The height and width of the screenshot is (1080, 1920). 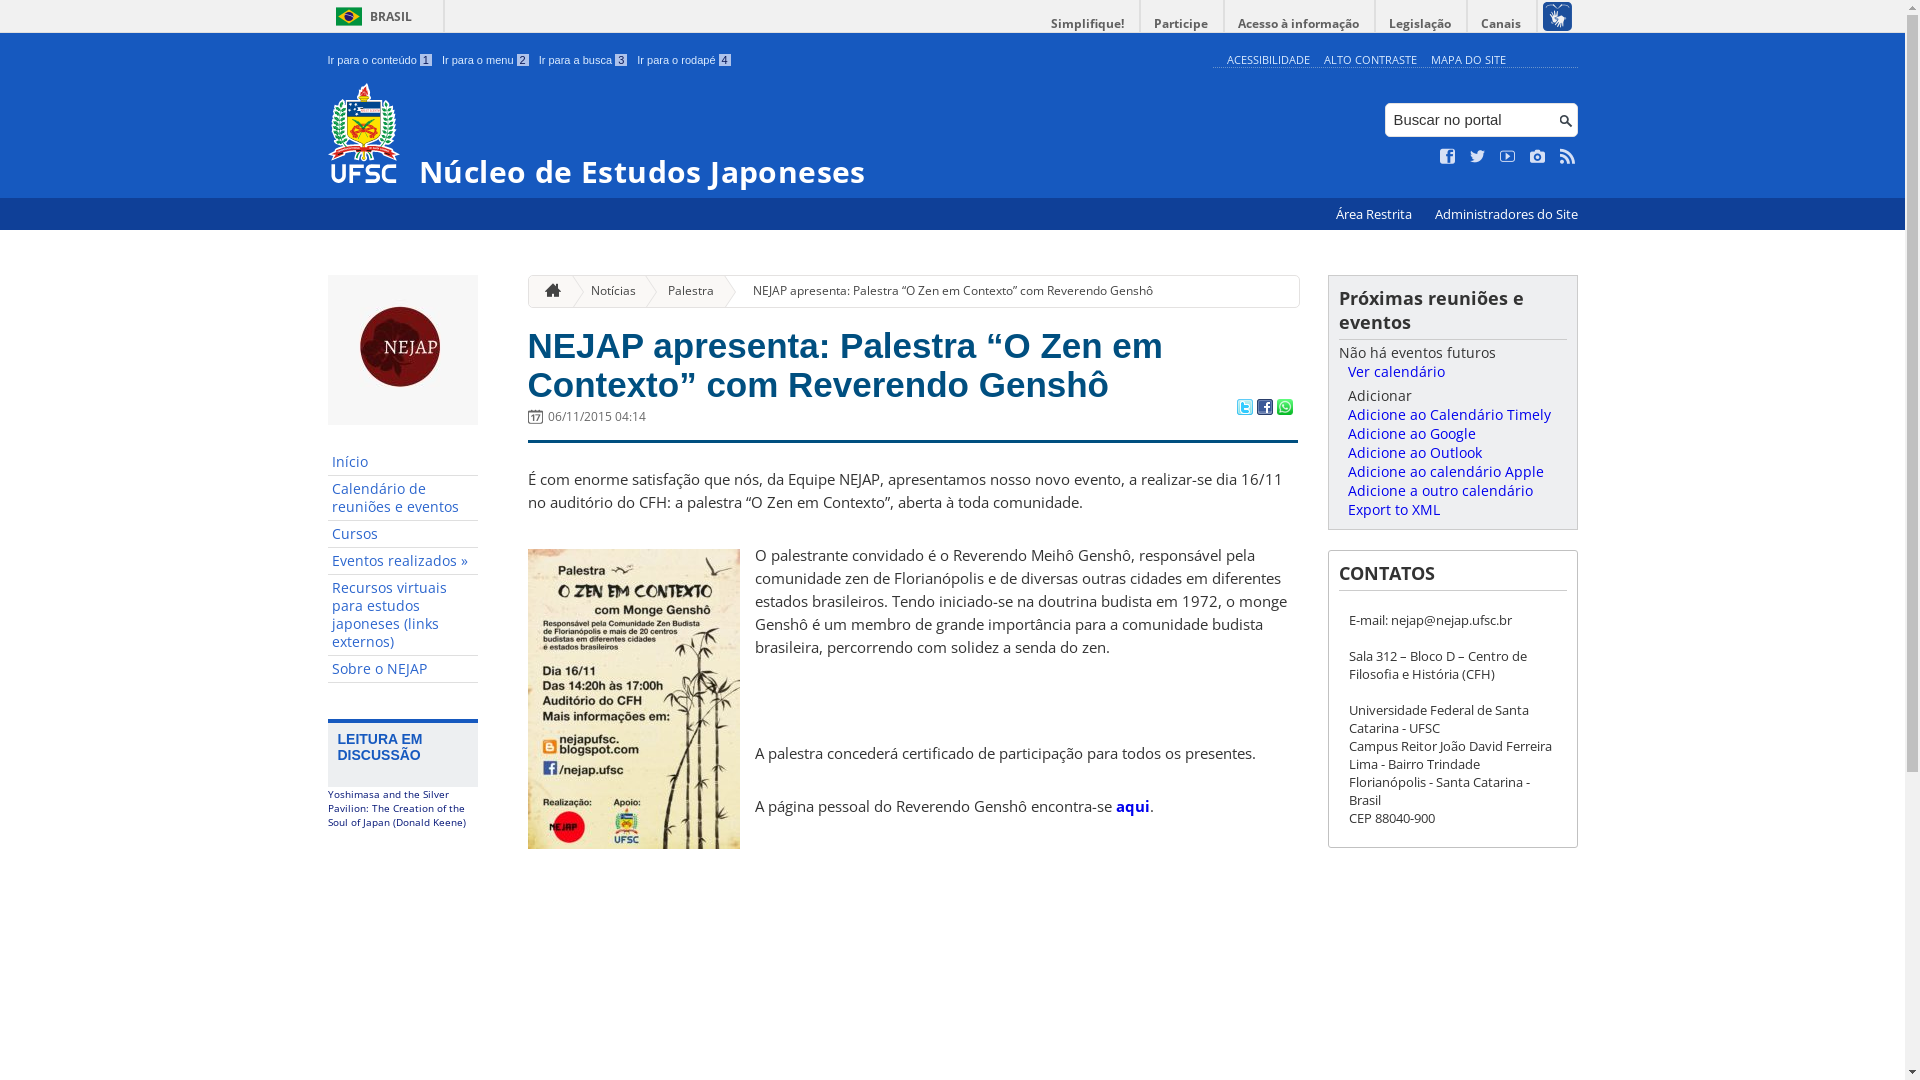 What do you see at coordinates (1410, 432) in the screenshot?
I see `'Adicione ao Google'` at bounding box center [1410, 432].